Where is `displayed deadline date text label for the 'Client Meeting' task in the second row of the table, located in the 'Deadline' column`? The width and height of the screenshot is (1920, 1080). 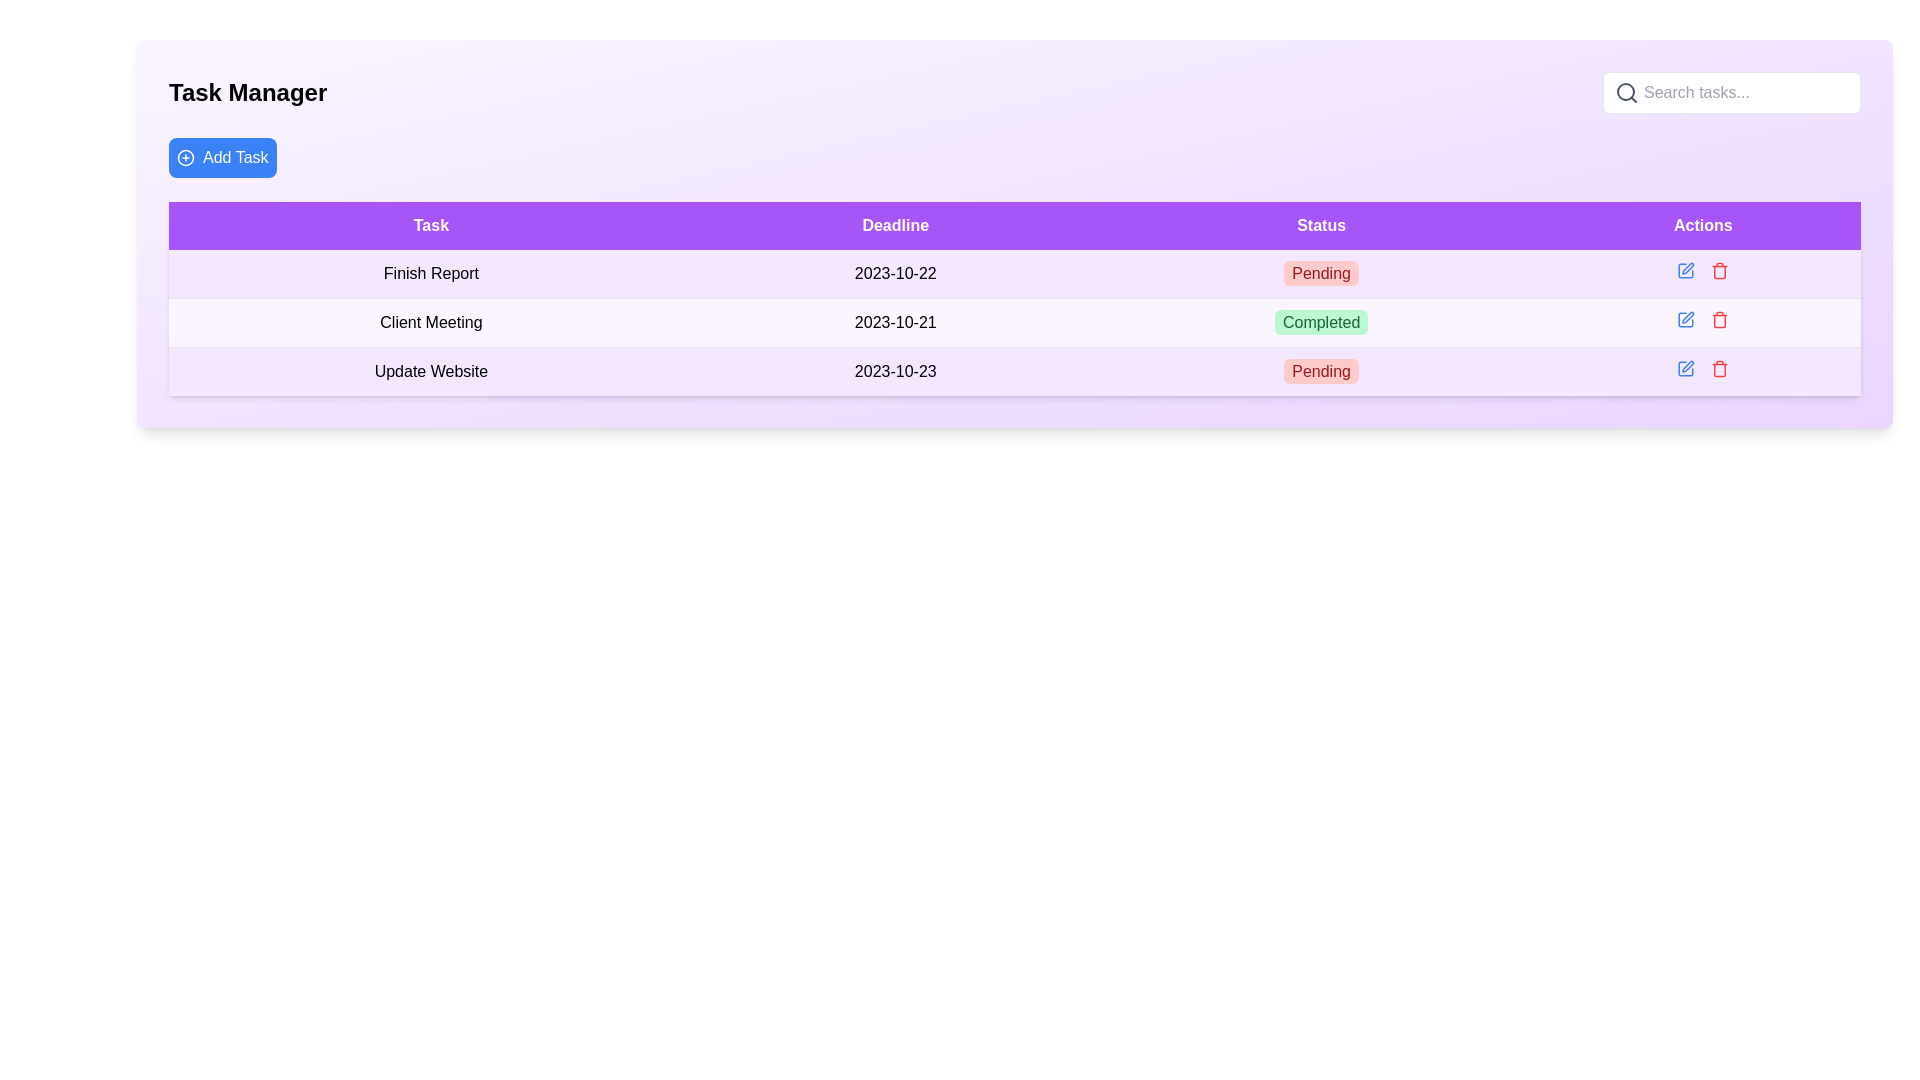
displayed deadline date text label for the 'Client Meeting' task in the second row of the table, located in the 'Deadline' column is located at coordinates (894, 322).